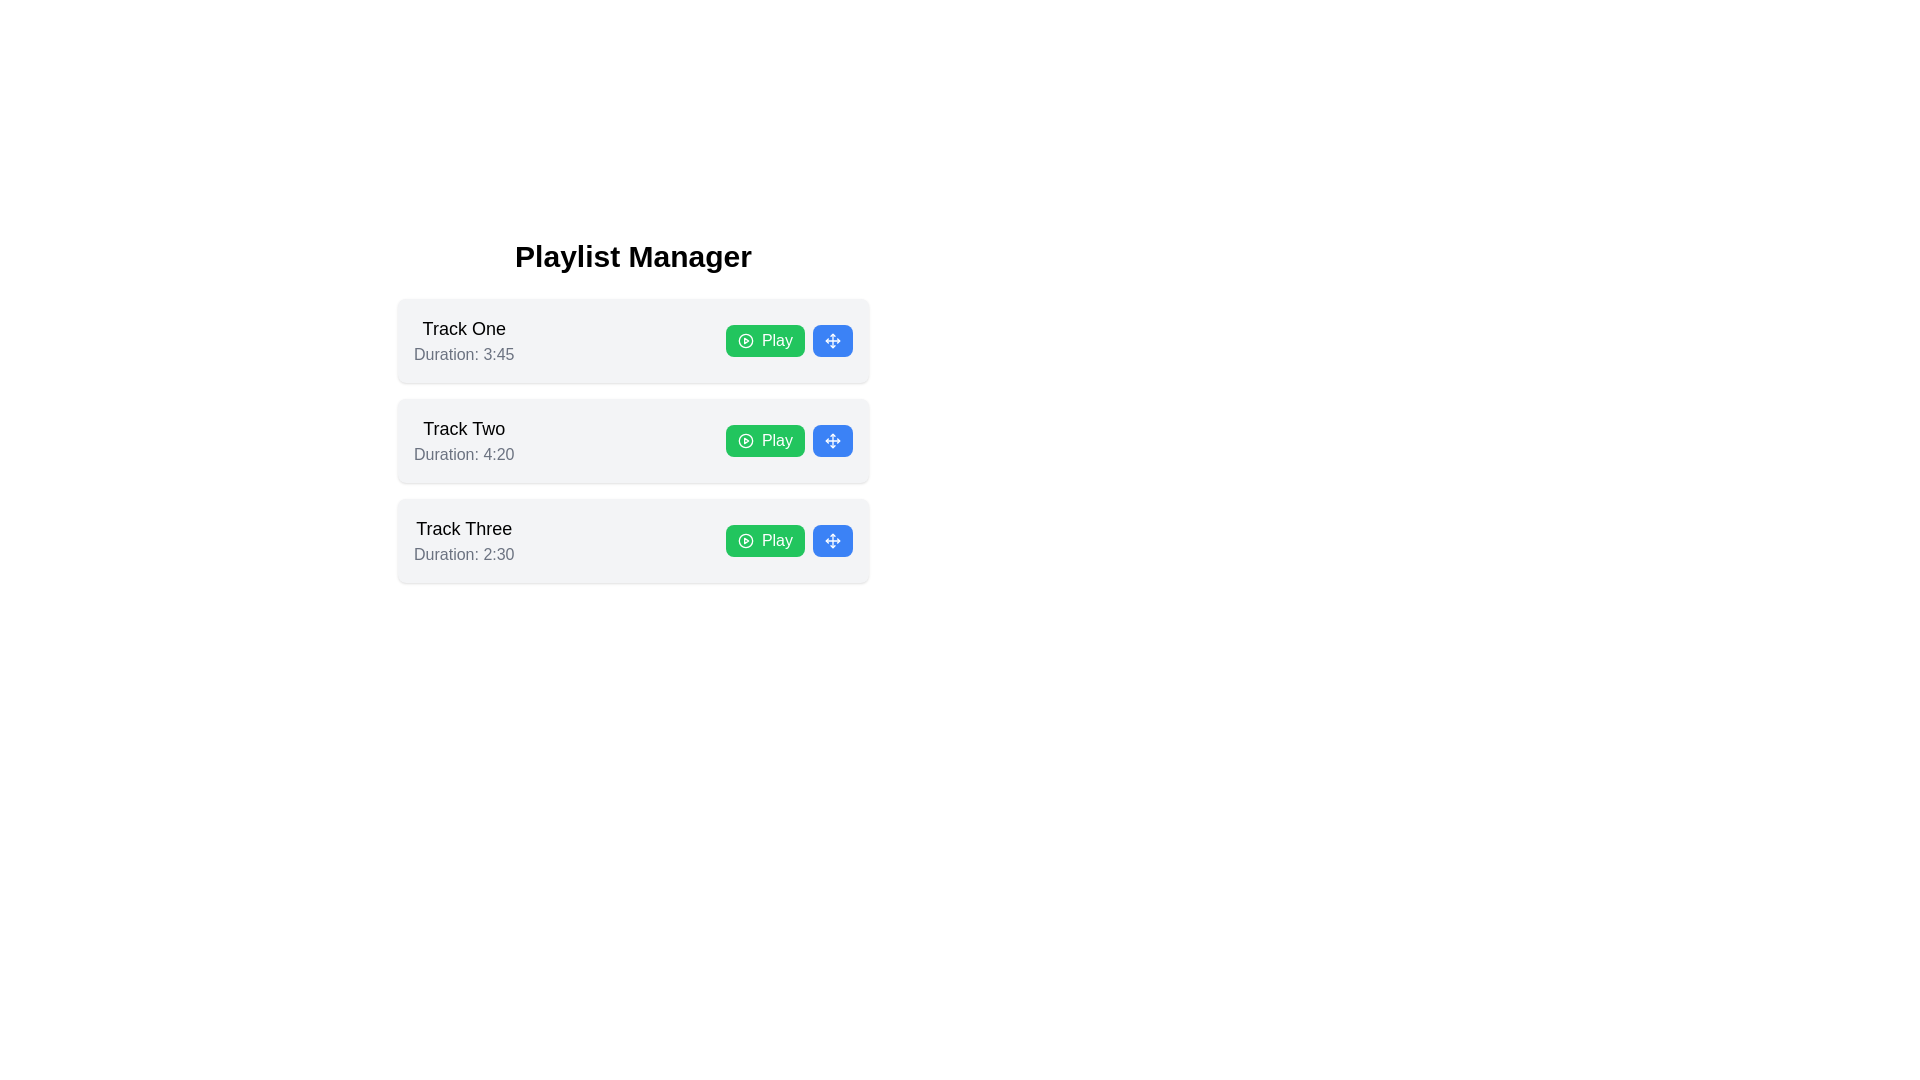 The image size is (1920, 1080). I want to click on the static text label displaying 'Track Two', which is the title of the second track in the playlist manager, so click(463, 427).